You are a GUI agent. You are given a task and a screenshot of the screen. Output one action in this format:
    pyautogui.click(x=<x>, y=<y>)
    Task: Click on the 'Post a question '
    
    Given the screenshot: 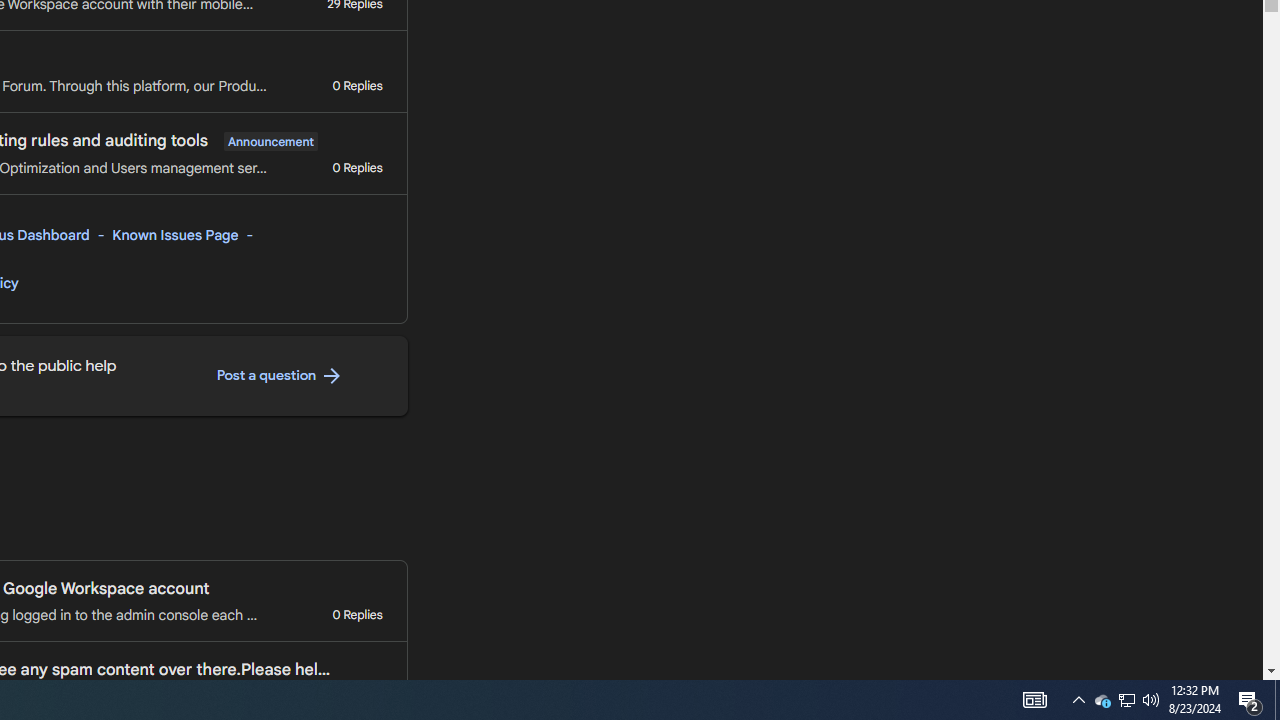 What is the action you would take?
    pyautogui.click(x=279, y=376)
    